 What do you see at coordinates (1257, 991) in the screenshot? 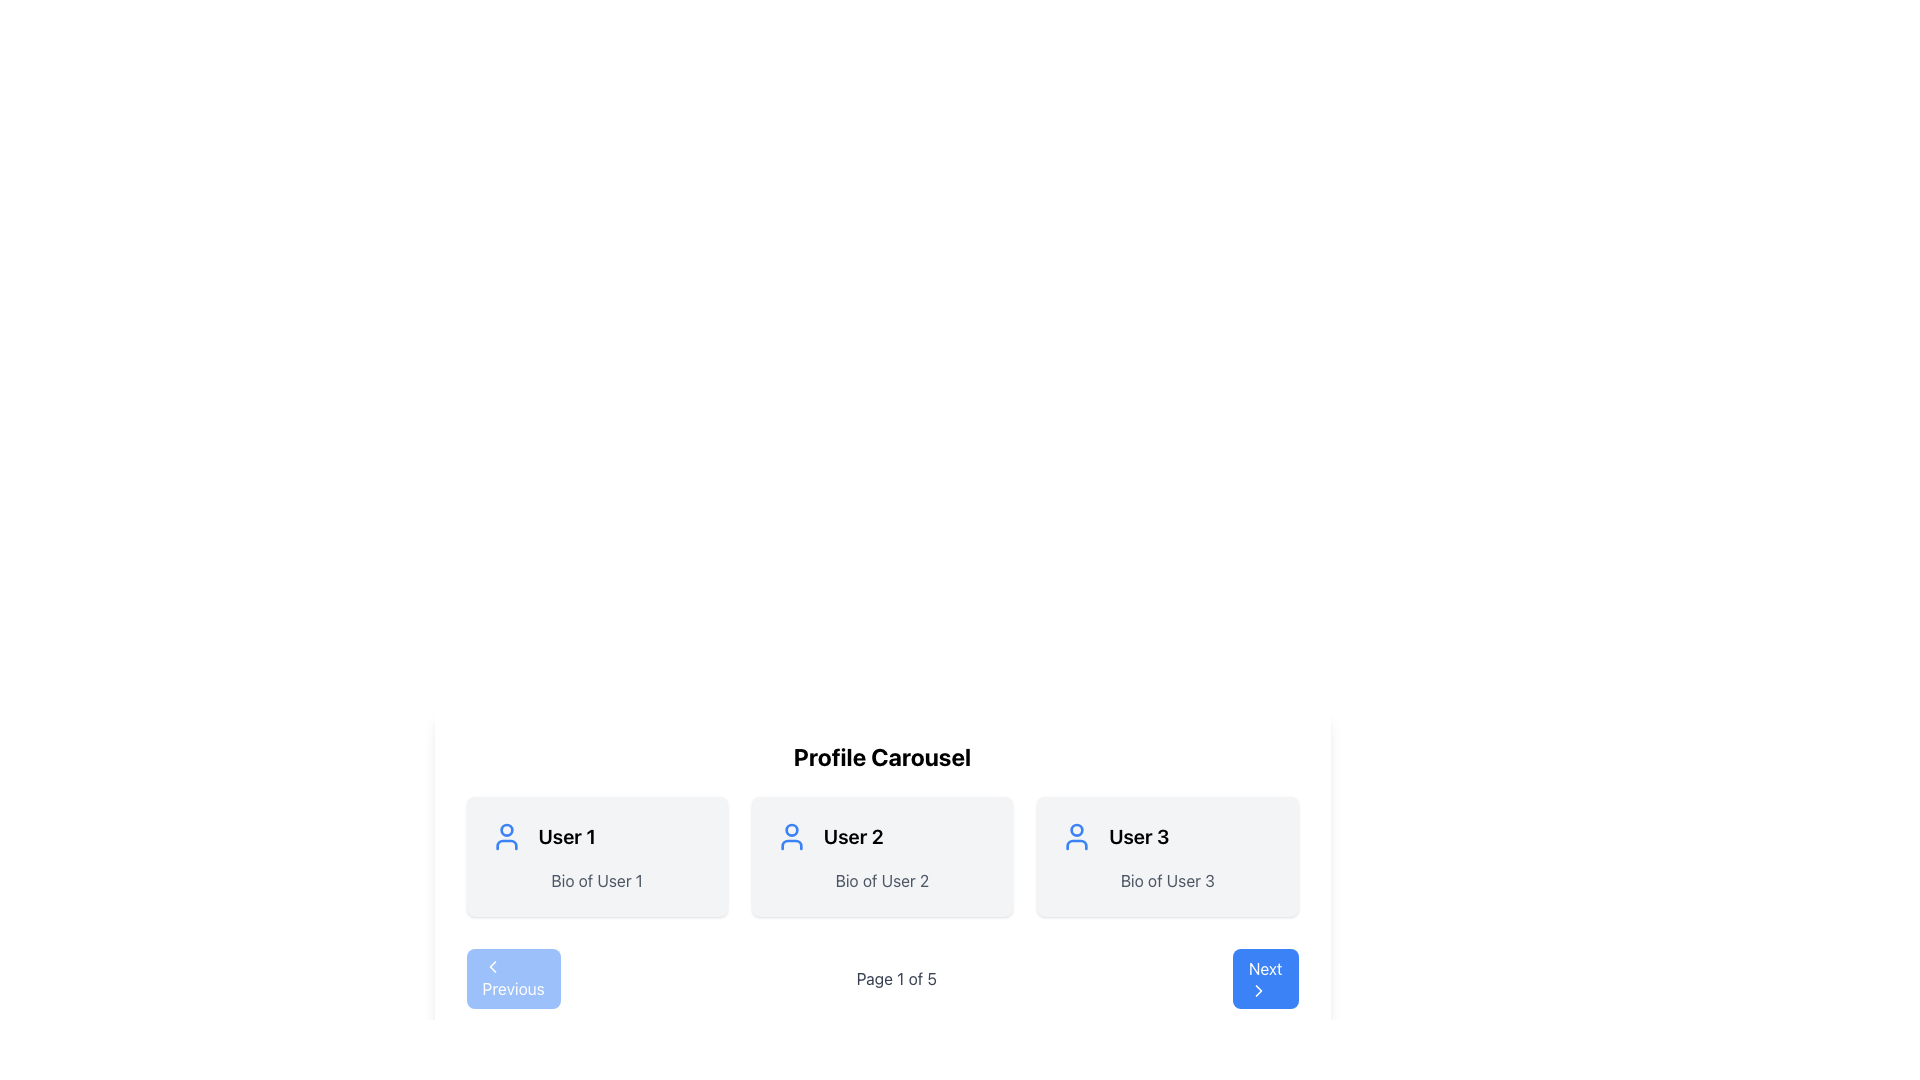
I see `the right-pointing chevron arrow icon located within the blue 'Next' button at the bottom-right corner of the interface` at bounding box center [1257, 991].